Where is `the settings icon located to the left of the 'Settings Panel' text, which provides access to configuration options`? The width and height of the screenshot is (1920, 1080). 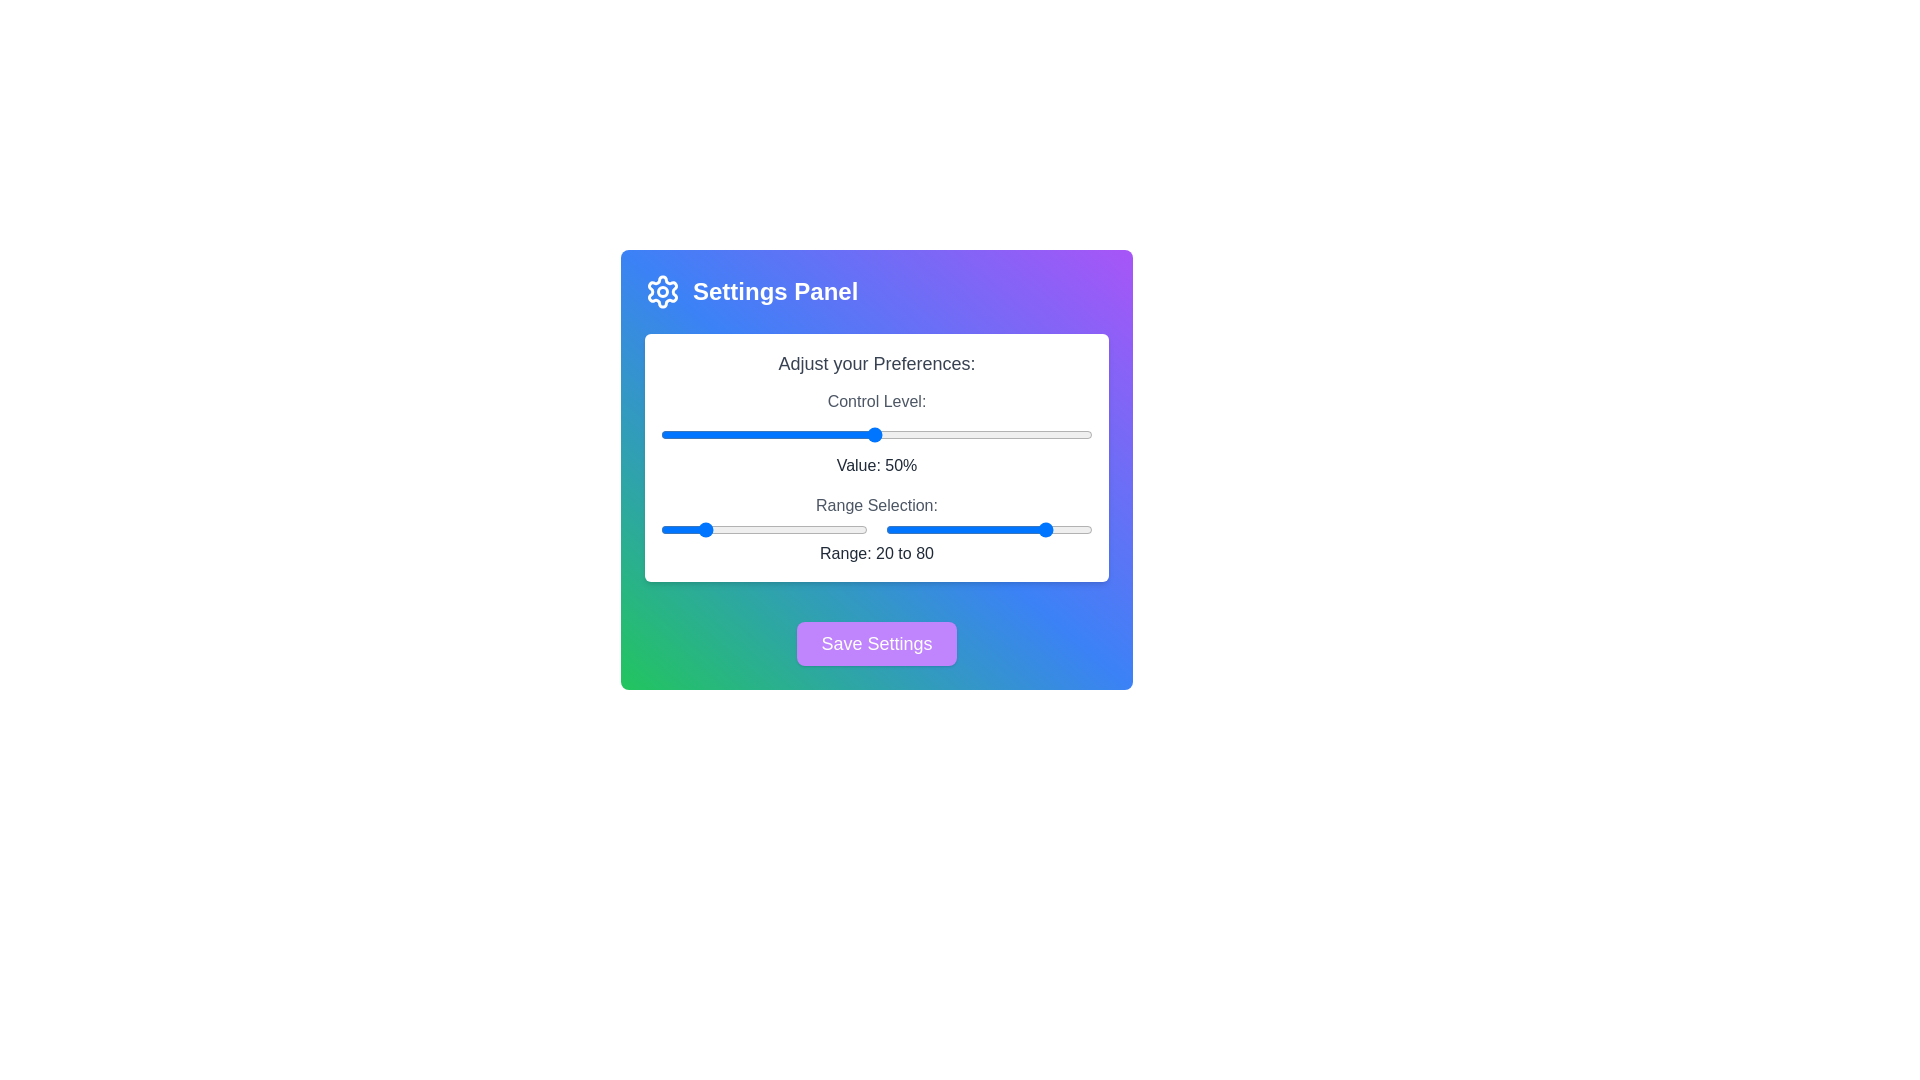
the settings icon located to the left of the 'Settings Panel' text, which provides access to configuration options is located at coordinates (662, 292).